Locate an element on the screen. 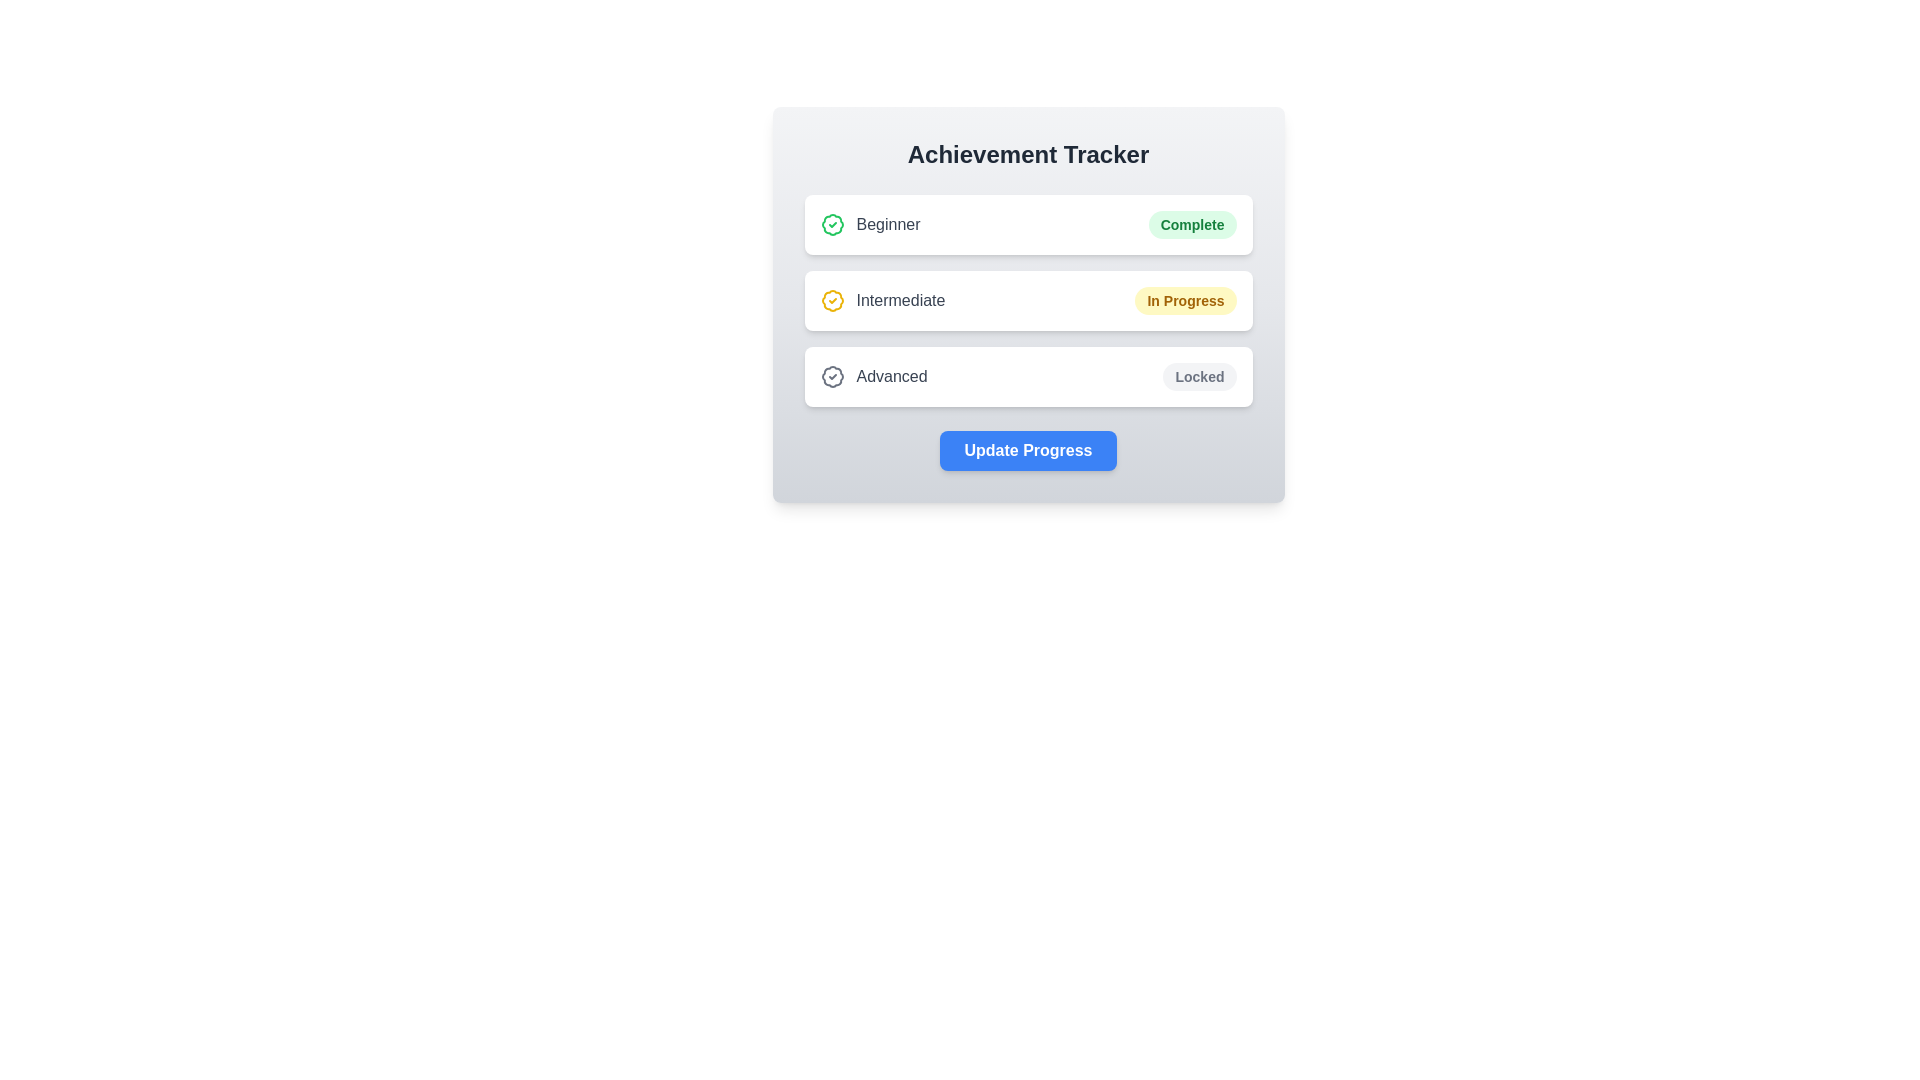  stage labels for current status in the progress tracker component located at the center of the interface is located at coordinates (1028, 304).